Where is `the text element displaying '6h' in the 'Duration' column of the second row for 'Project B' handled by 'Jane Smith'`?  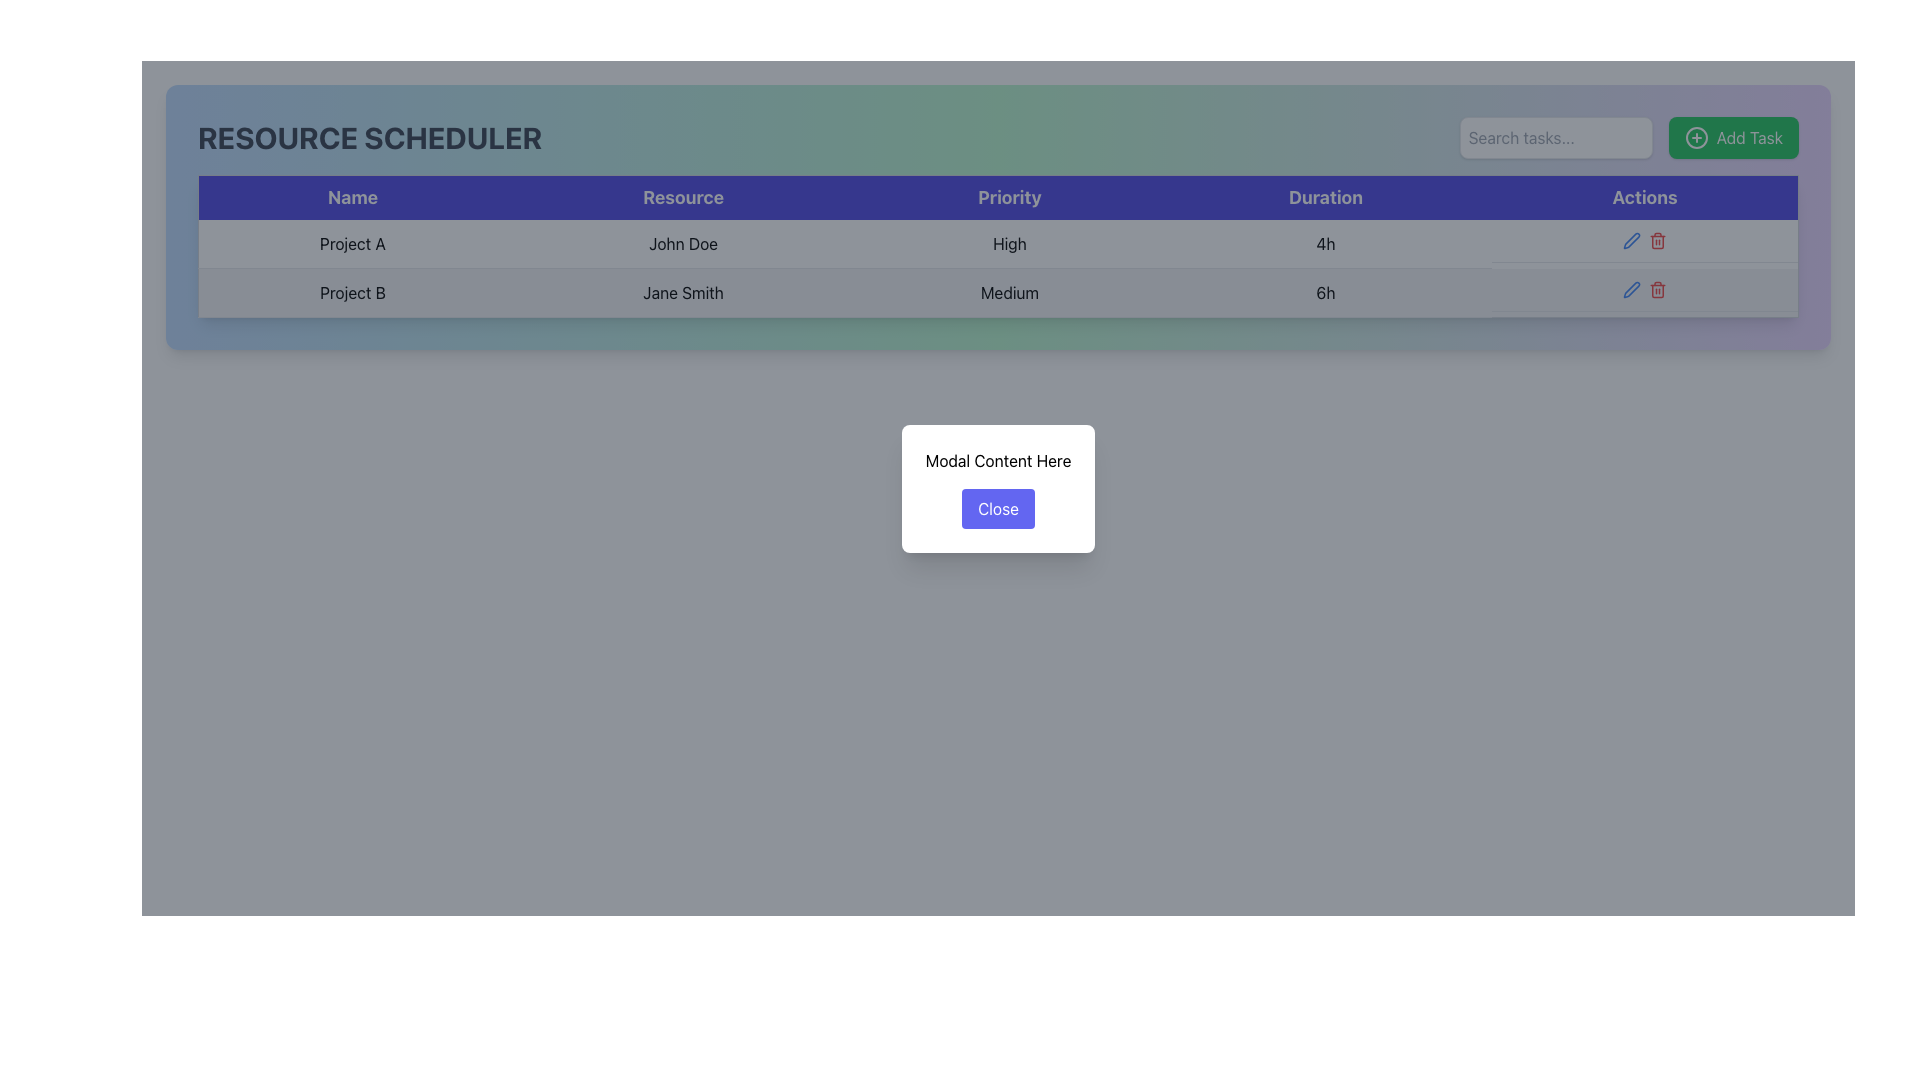
the text element displaying '6h' in the 'Duration' column of the second row for 'Project B' handled by 'Jane Smith' is located at coordinates (1325, 293).